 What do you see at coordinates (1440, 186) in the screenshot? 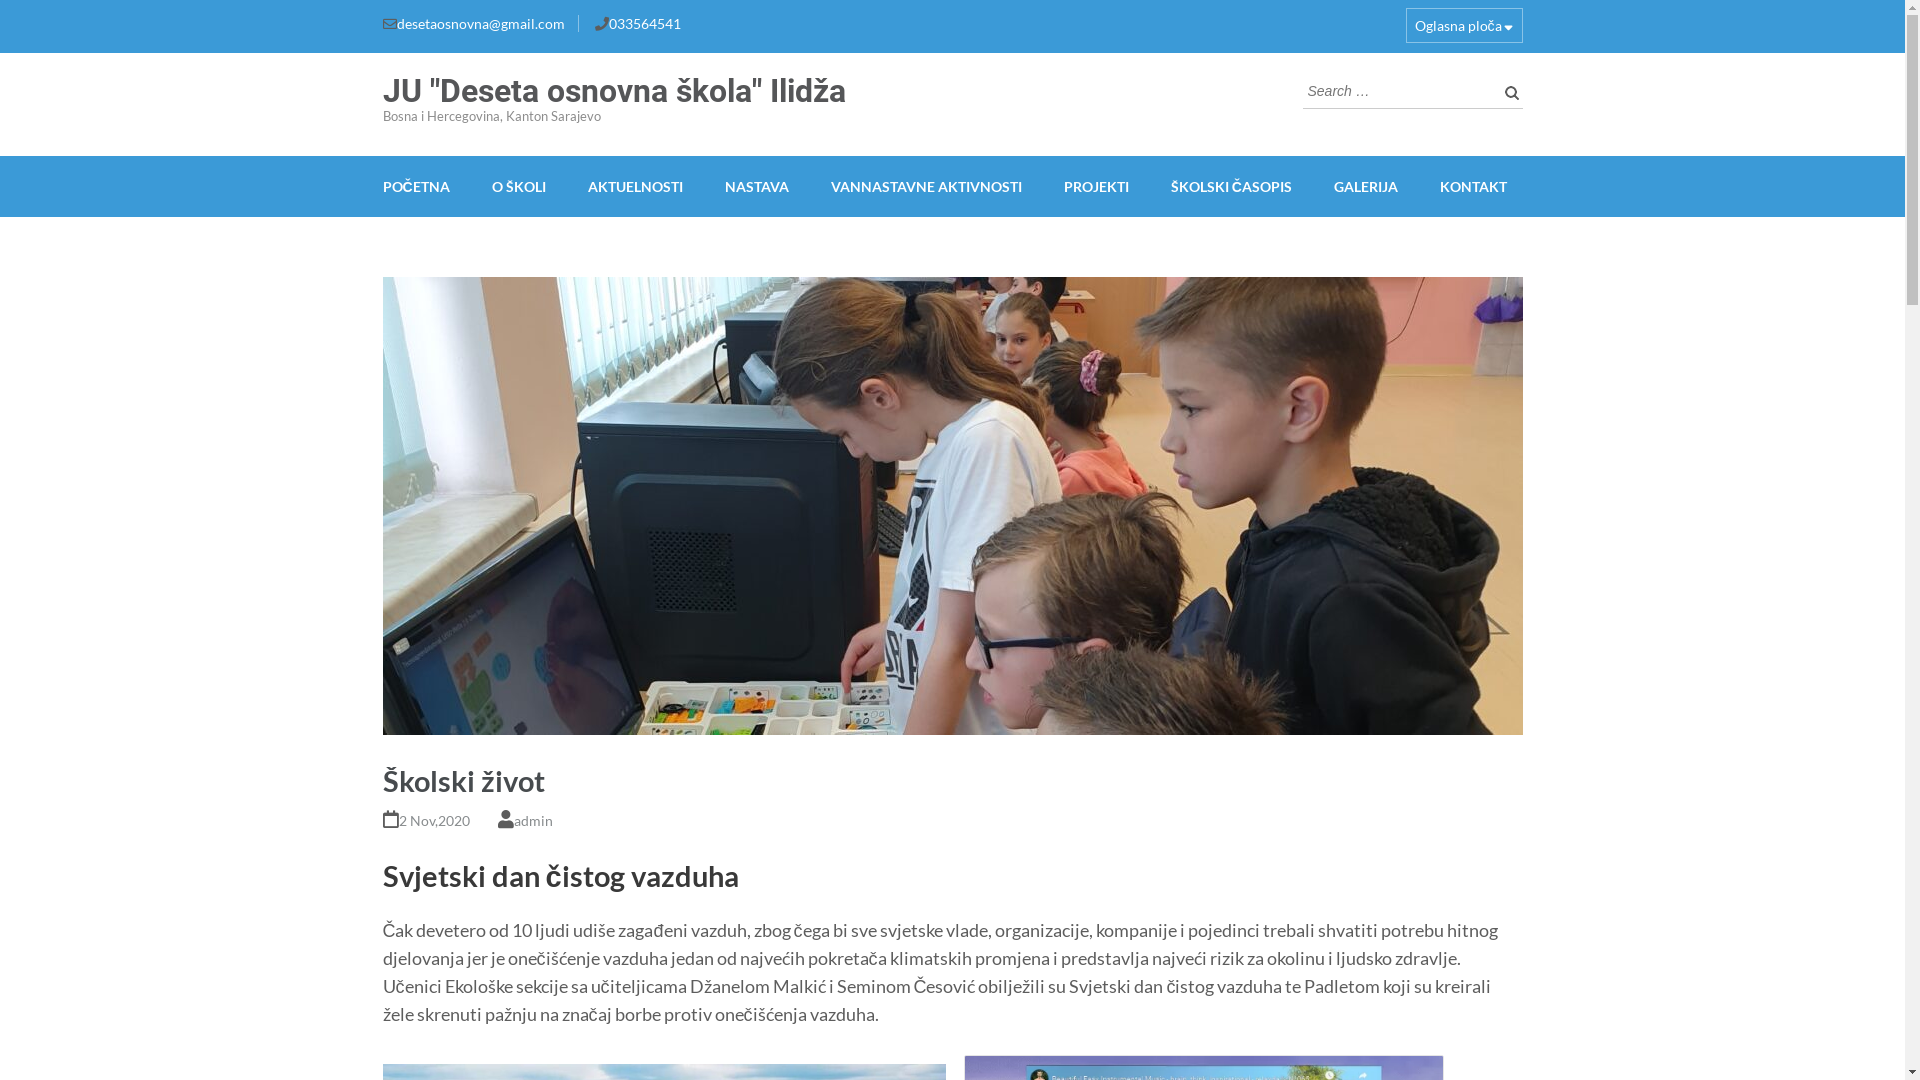
I see `'KONTAKT'` at bounding box center [1440, 186].